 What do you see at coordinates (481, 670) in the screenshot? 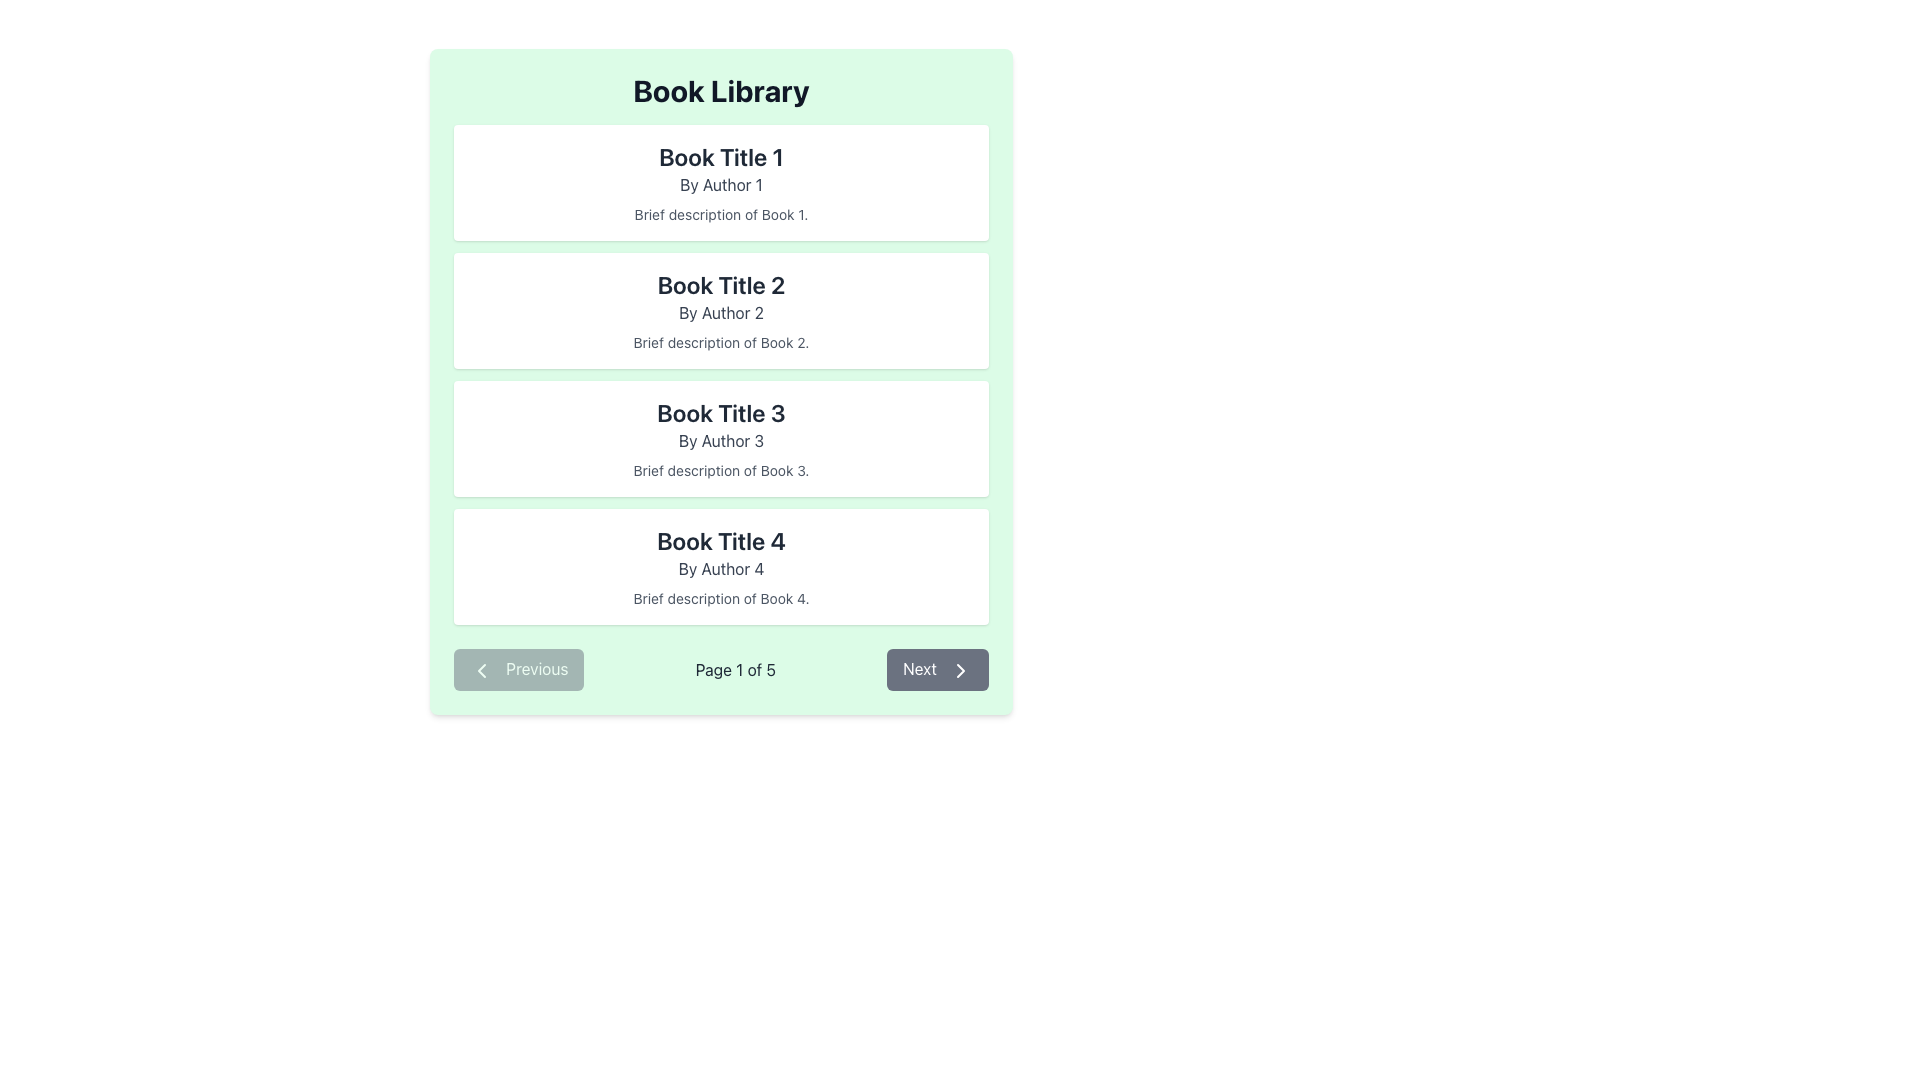
I see `the leftward-pointing chevron icon located inside the 'Previous' button on the left side of the footer navigation bar` at bounding box center [481, 670].